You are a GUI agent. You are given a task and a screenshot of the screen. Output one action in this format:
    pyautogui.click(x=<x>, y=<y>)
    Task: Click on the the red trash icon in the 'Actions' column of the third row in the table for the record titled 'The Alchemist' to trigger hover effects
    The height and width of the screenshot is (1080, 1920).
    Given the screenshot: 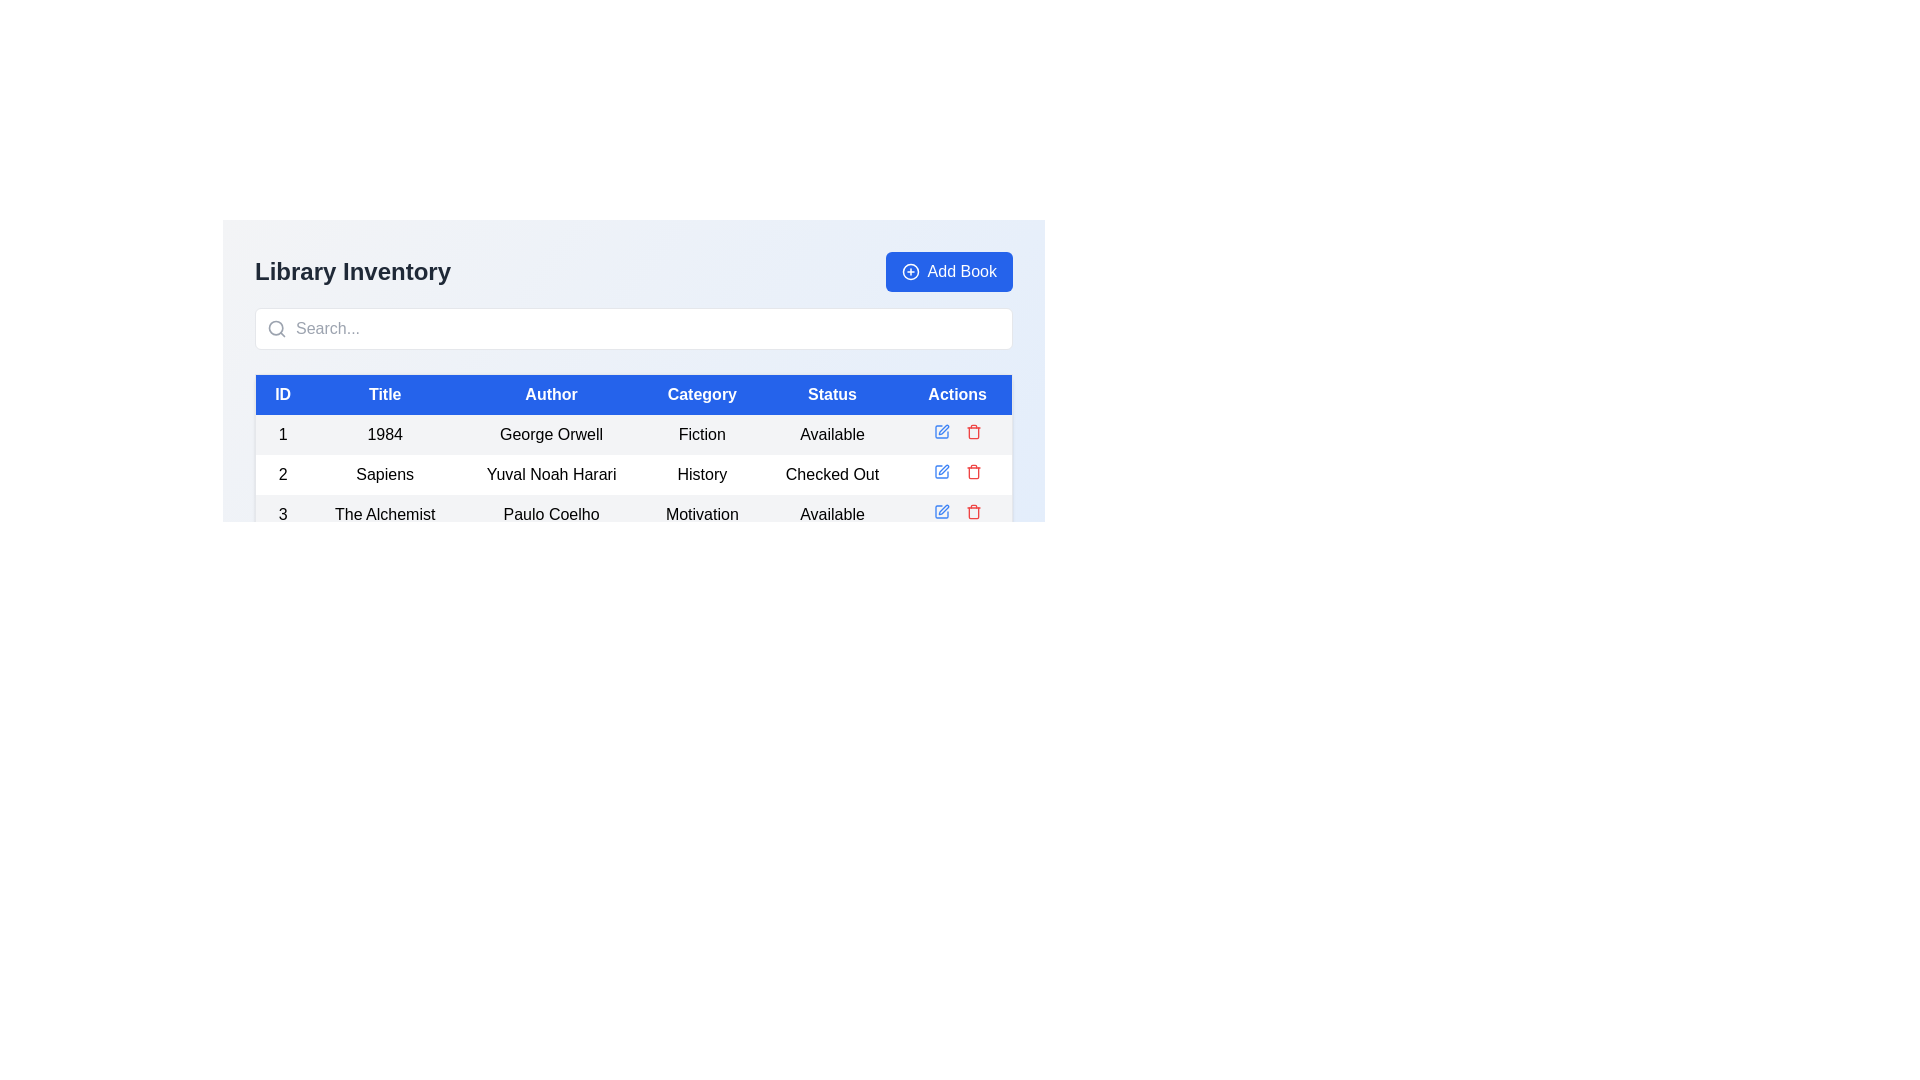 What is the action you would take?
    pyautogui.click(x=973, y=431)
    